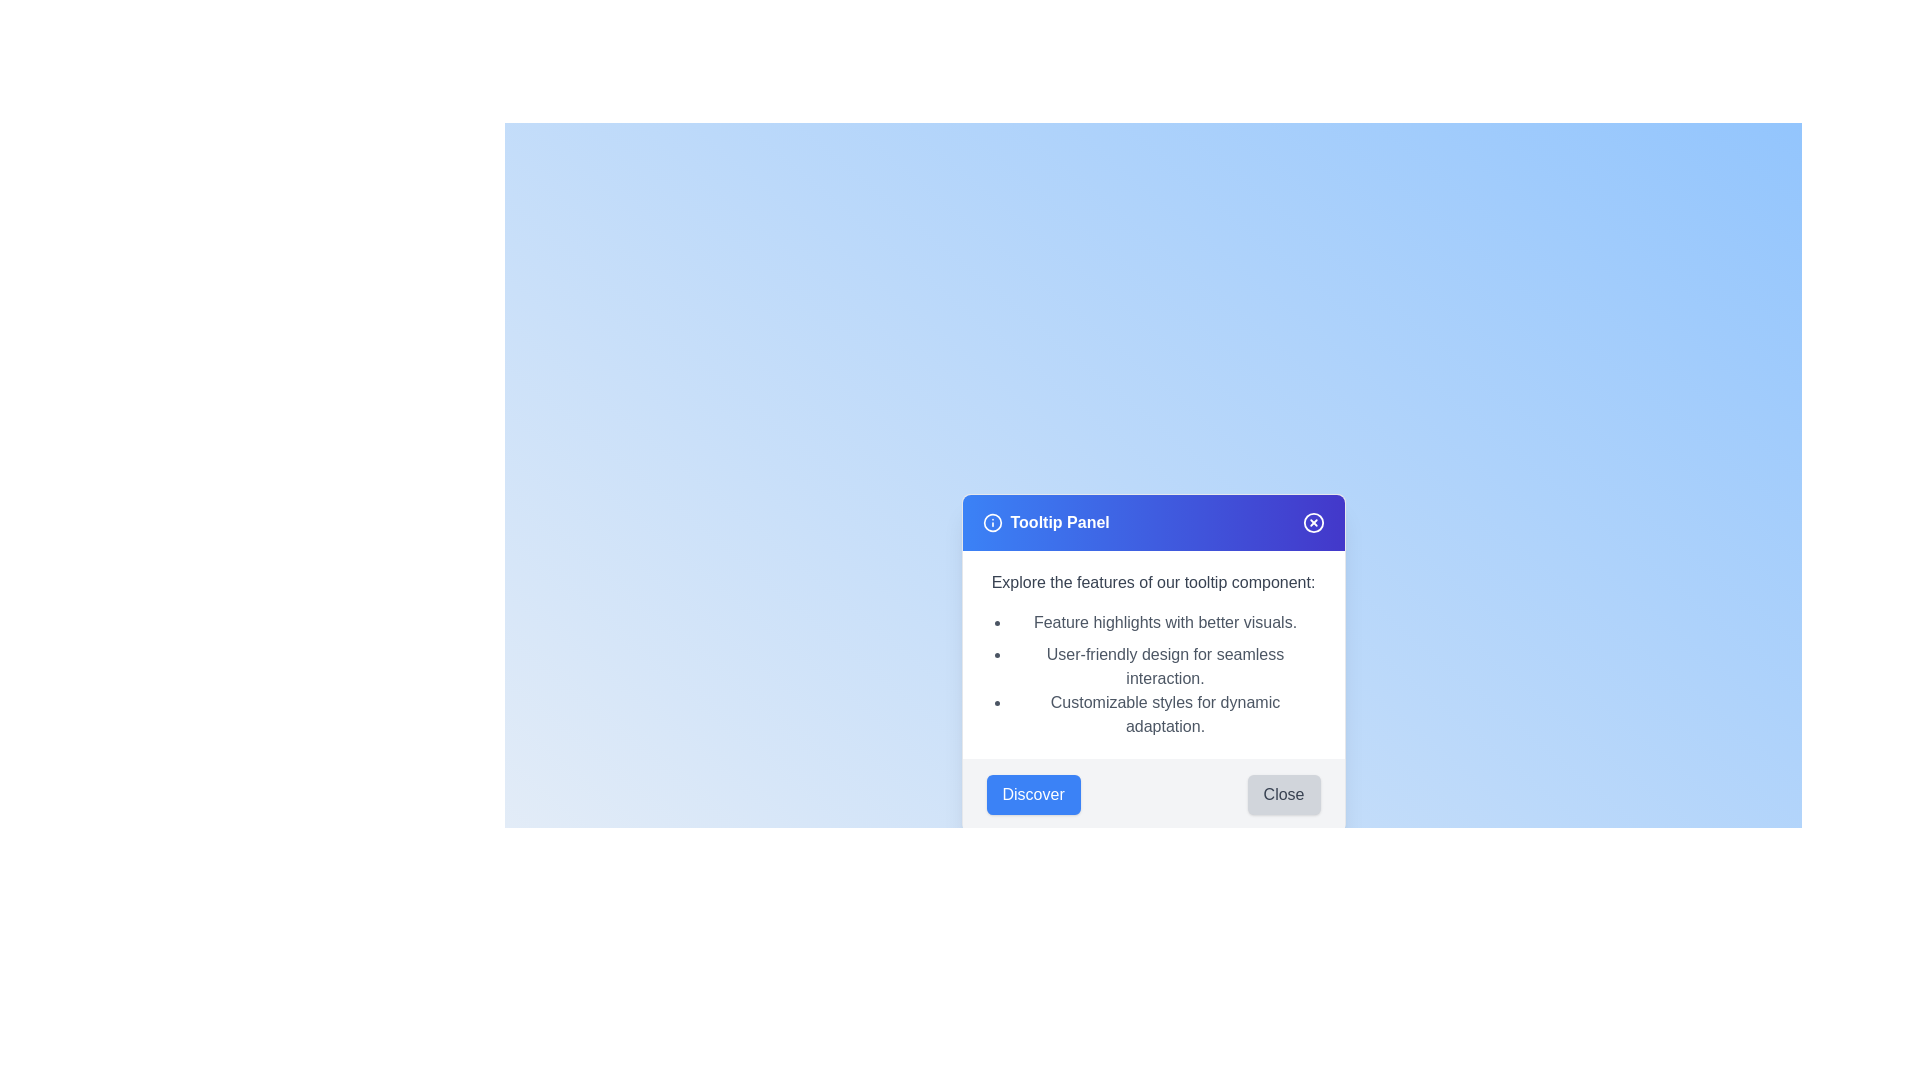  I want to click on the circular blue icon with a white border containing an 'i' symbol for additional information in the Tooltip Panel, so click(992, 522).